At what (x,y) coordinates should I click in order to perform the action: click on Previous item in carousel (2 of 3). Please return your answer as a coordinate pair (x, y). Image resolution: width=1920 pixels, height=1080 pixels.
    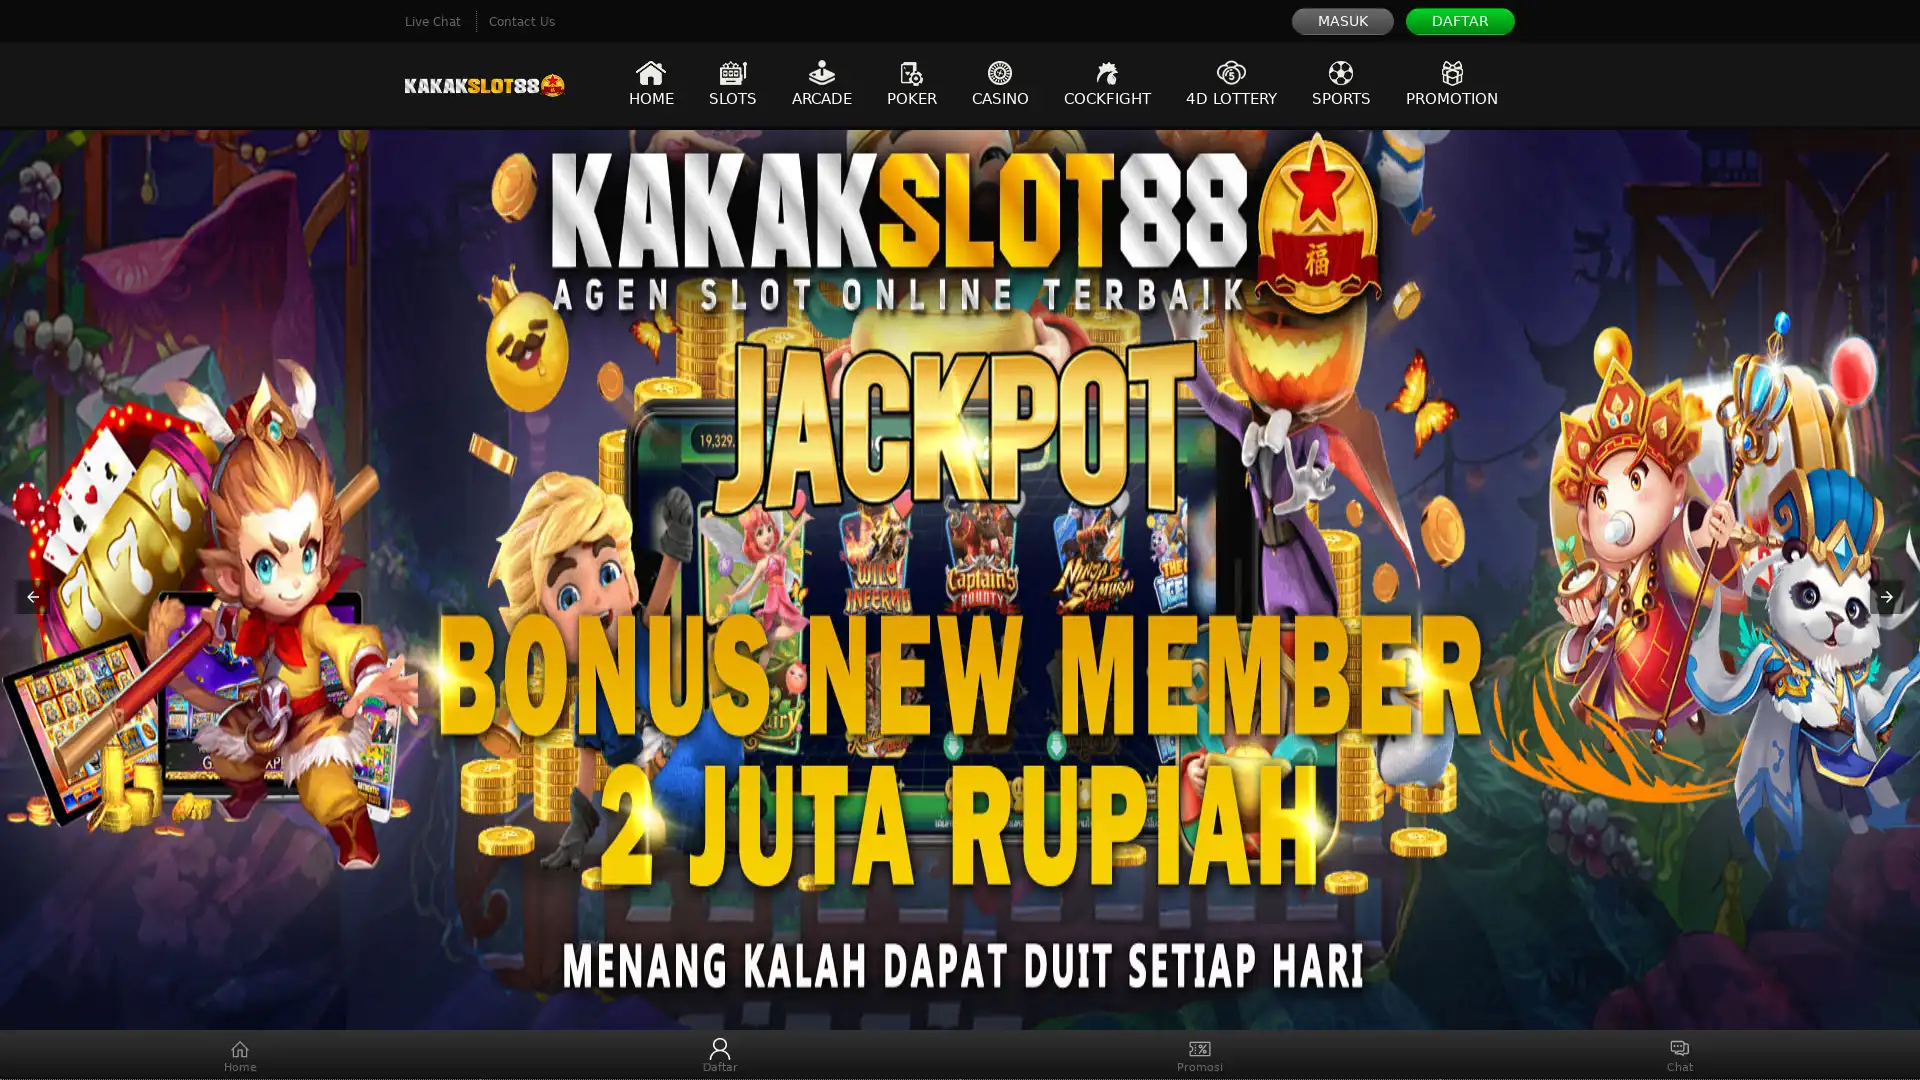
    Looking at the image, I should click on (33, 596).